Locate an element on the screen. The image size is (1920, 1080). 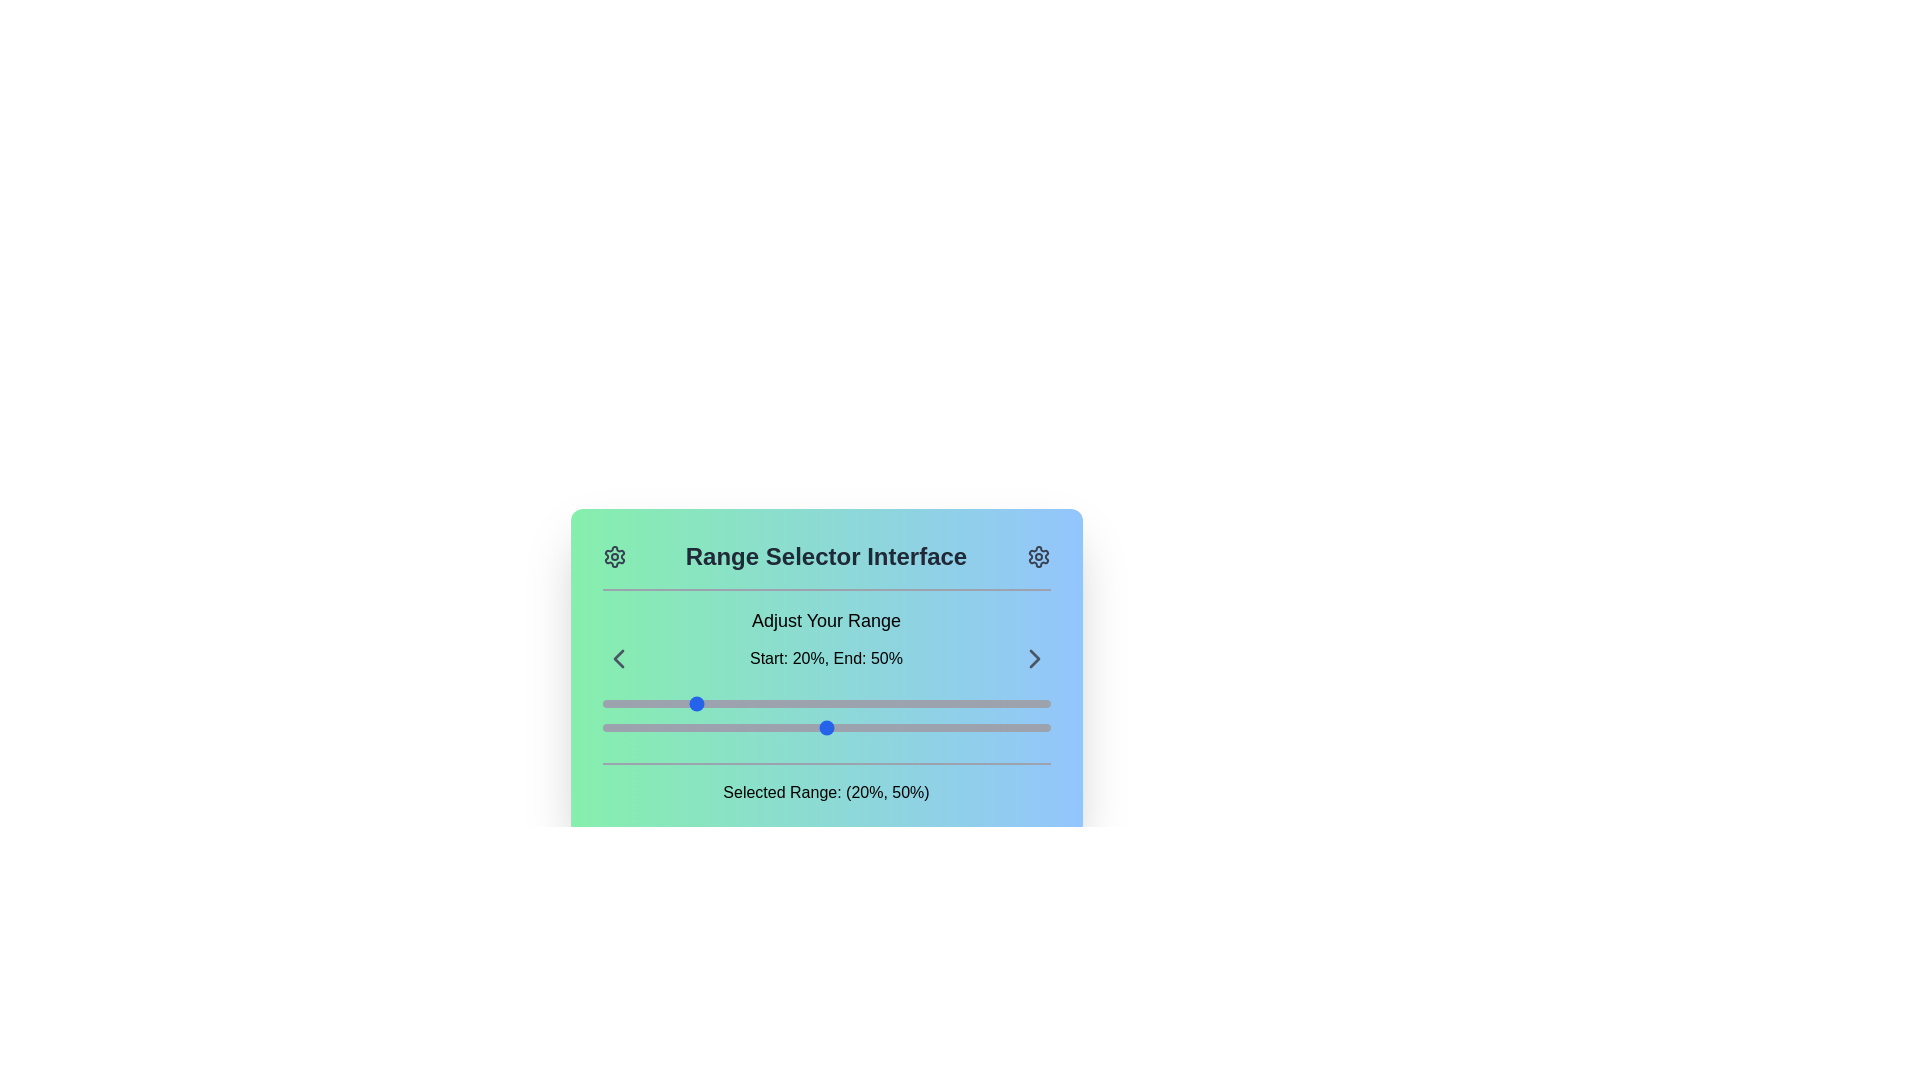
the slider value is located at coordinates (767, 728).